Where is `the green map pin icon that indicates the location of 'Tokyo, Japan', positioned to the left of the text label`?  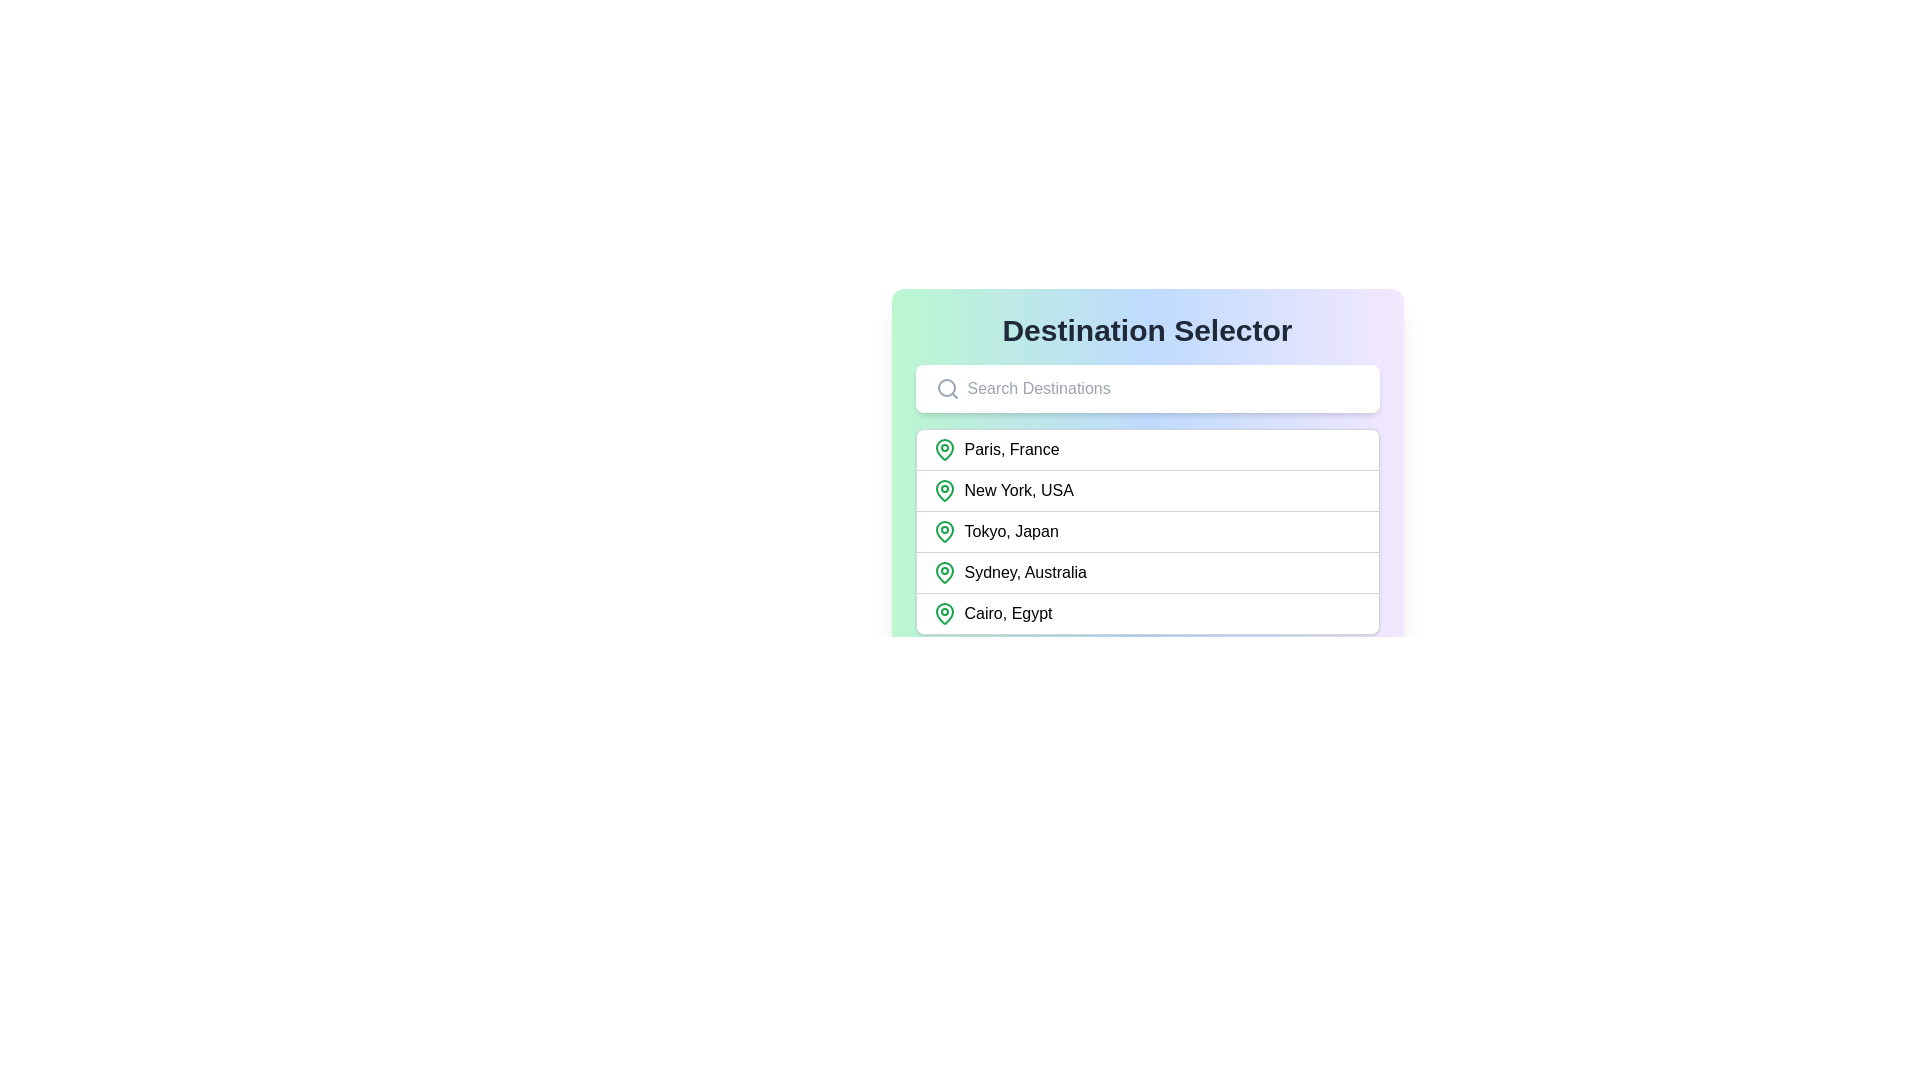
the green map pin icon that indicates the location of 'Tokyo, Japan', positioned to the left of the text label is located at coordinates (943, 531).